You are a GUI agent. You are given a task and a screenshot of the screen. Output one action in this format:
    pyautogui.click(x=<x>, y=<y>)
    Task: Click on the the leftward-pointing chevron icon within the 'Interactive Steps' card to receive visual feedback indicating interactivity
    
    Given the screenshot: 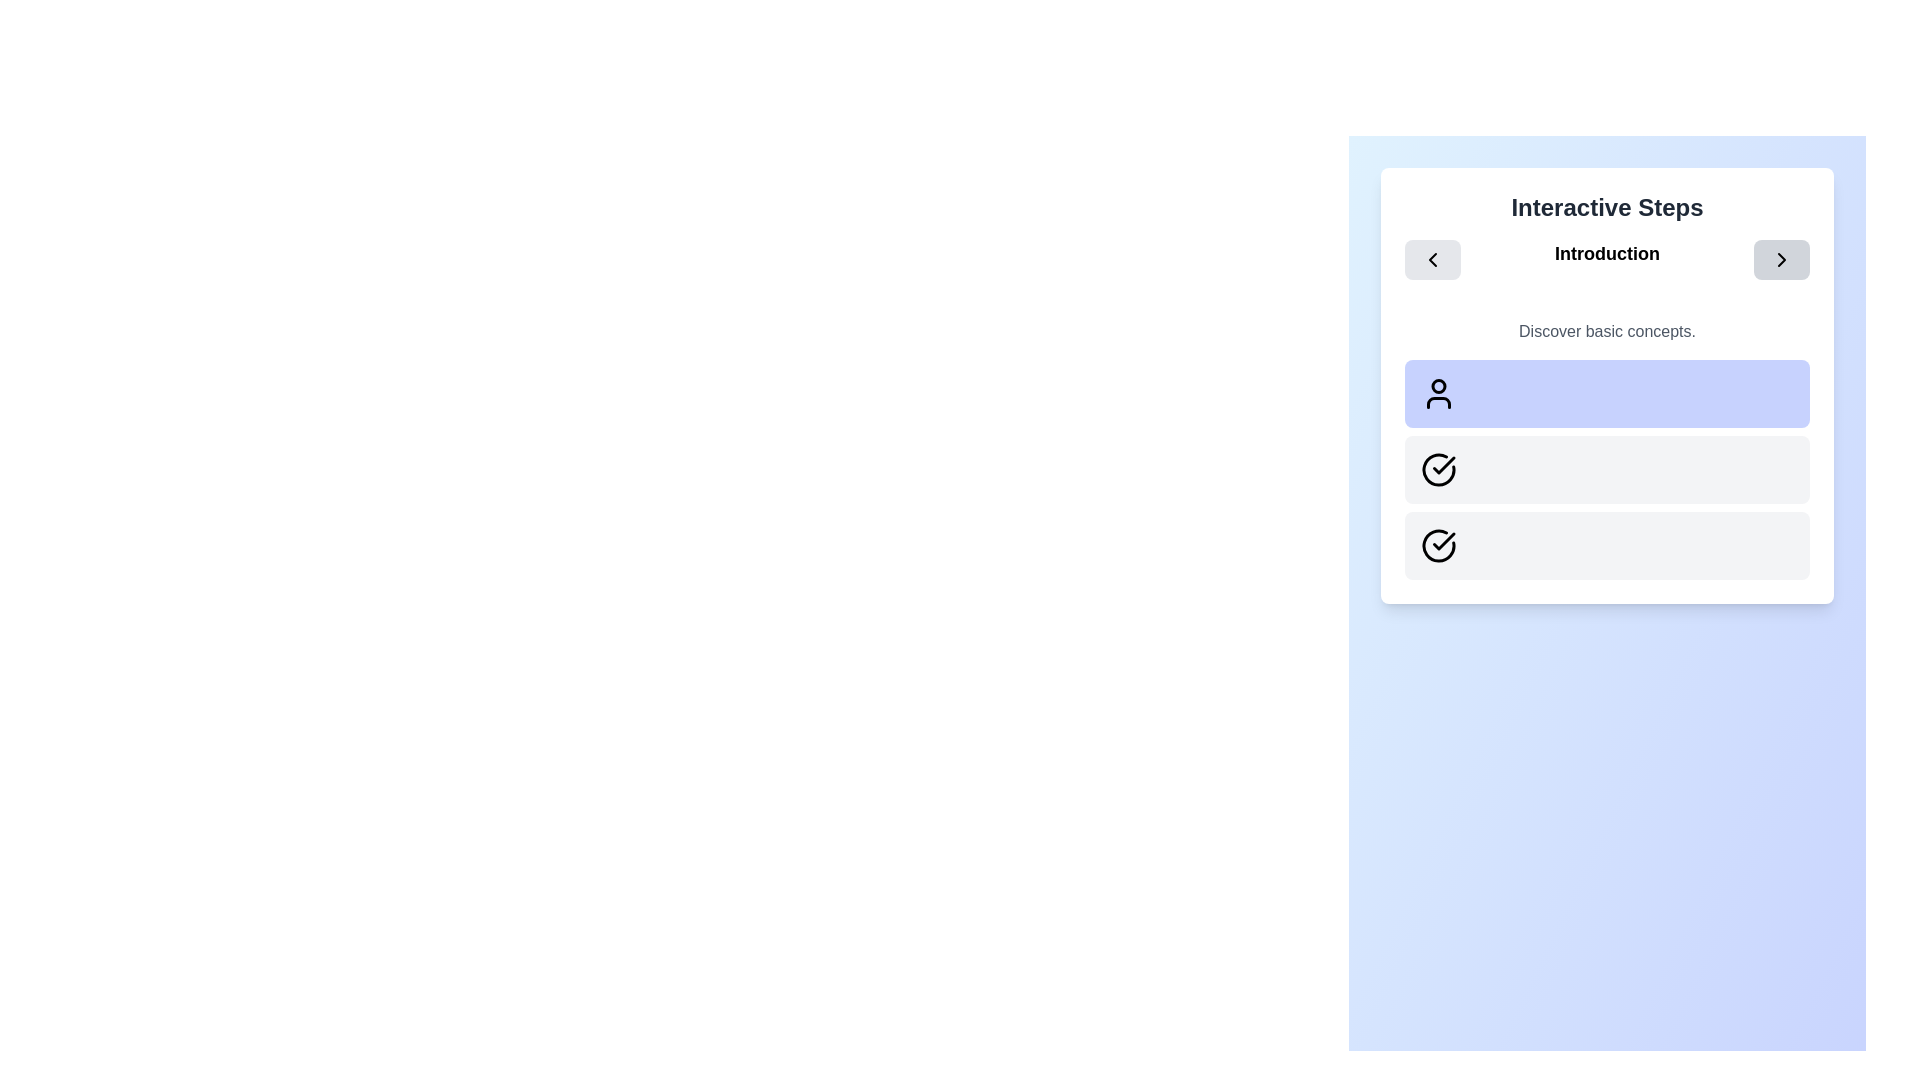 What is the action you would take?
    pyautogui.click(x=1432, y=258)
    